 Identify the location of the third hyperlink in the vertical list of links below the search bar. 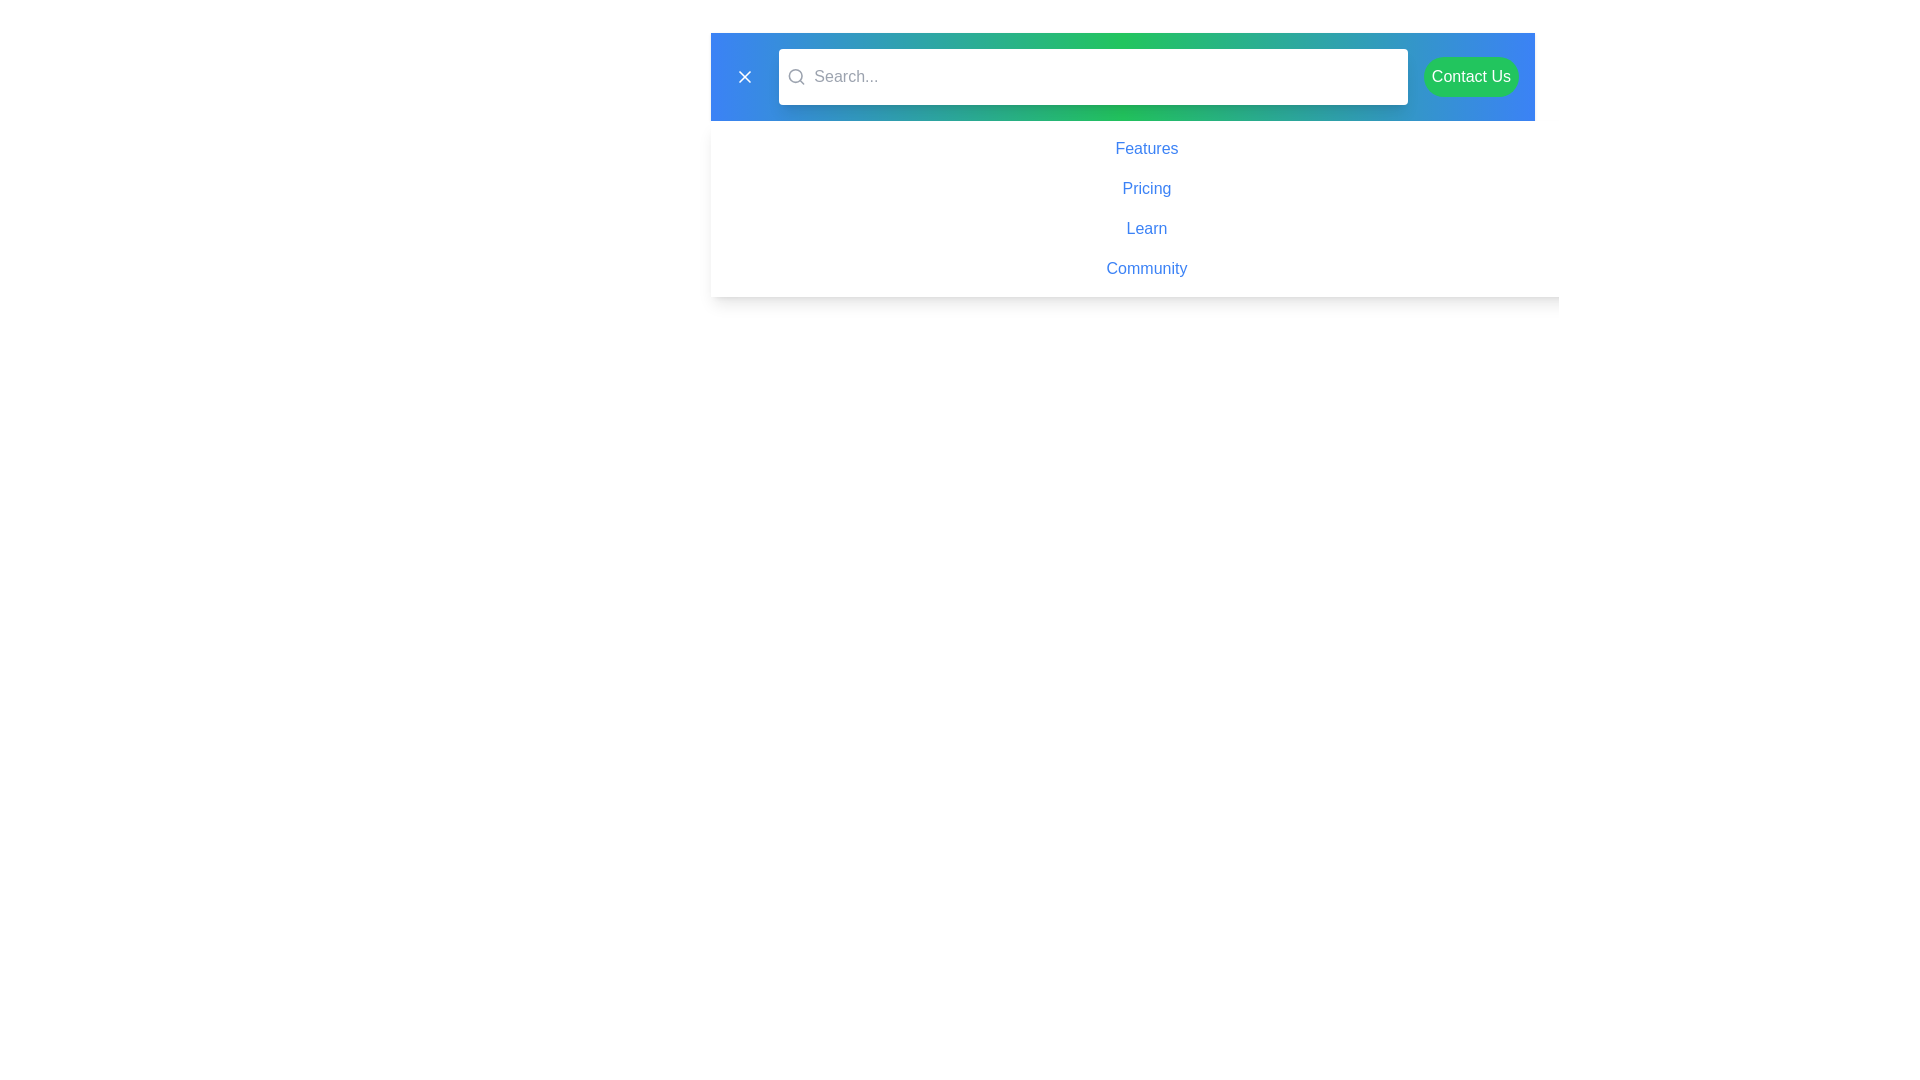
(1147, 227).